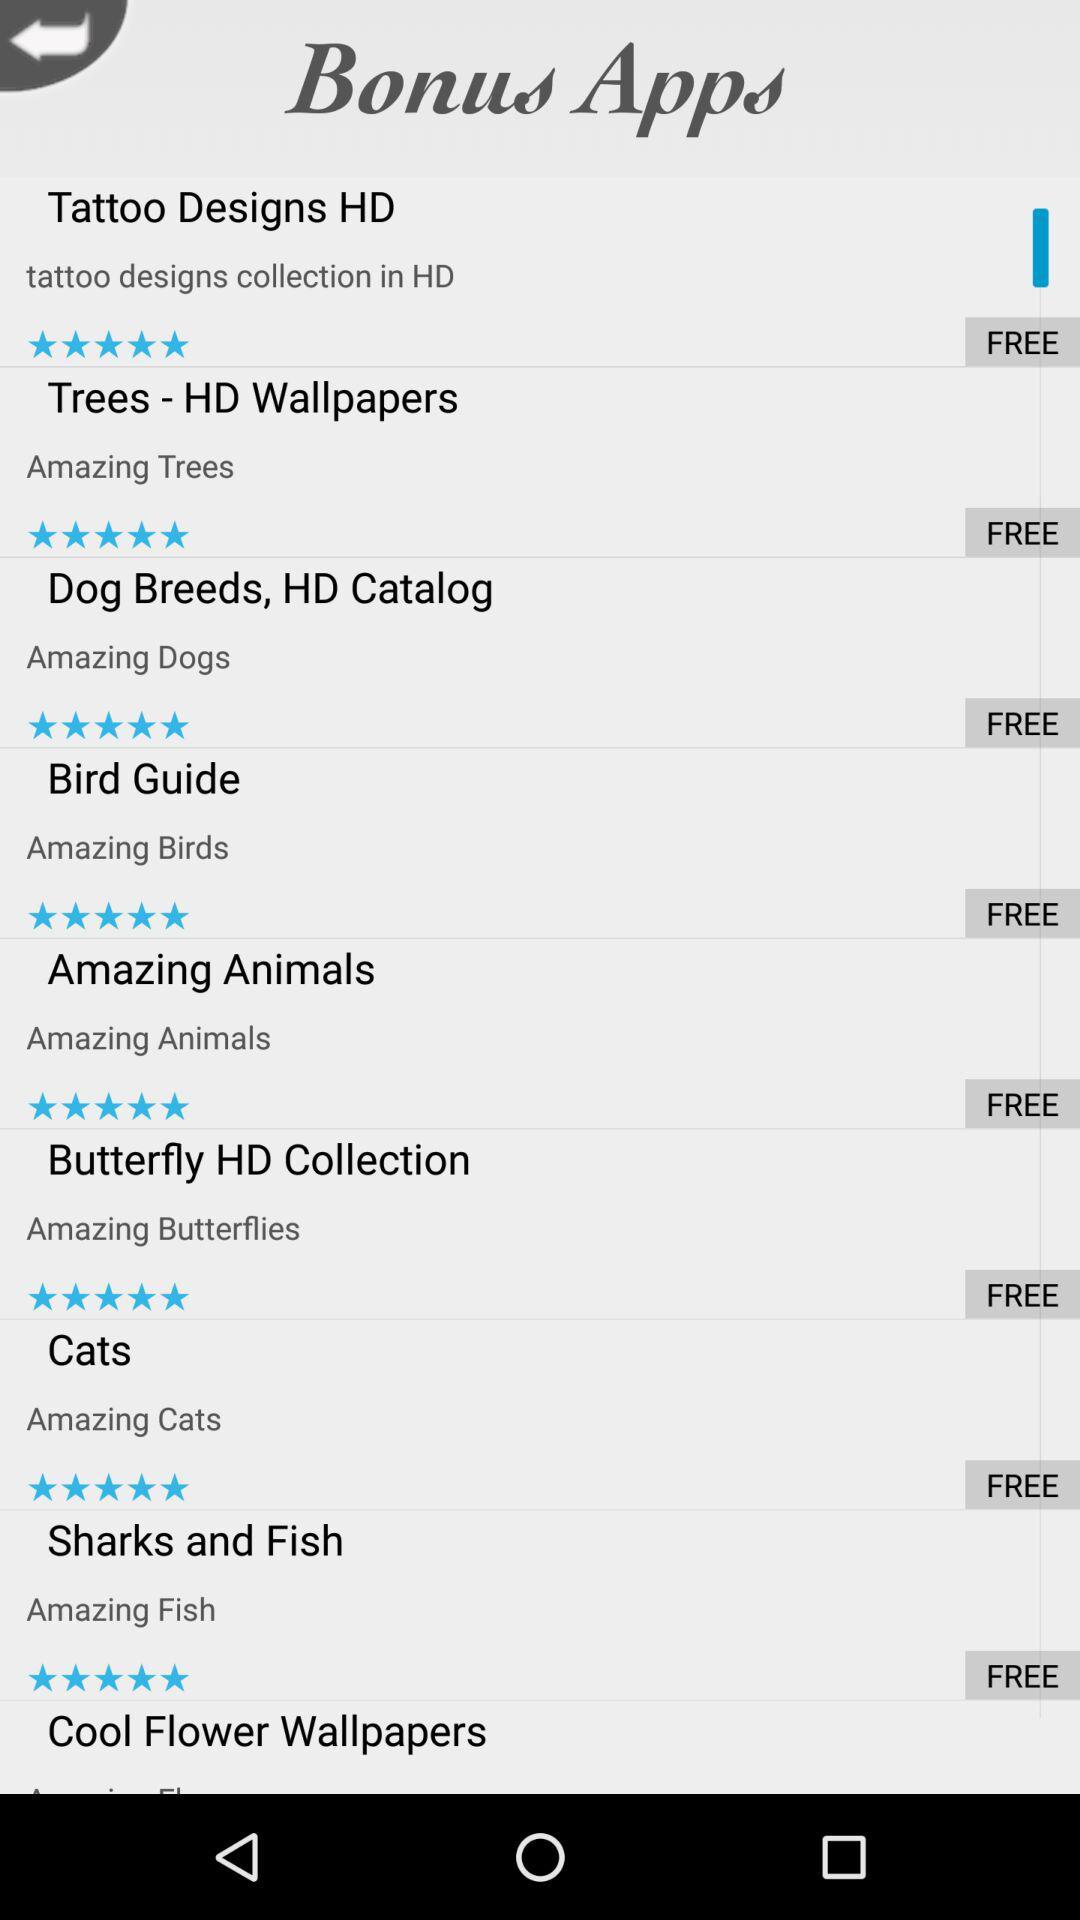 Image resolution: width=1080 pixels, height=1920 pixels. What do you see at coordinates (553, 1538) in the screenshot?
I see `app above the amazing fish  icon` at bounding box center [553, 1538].